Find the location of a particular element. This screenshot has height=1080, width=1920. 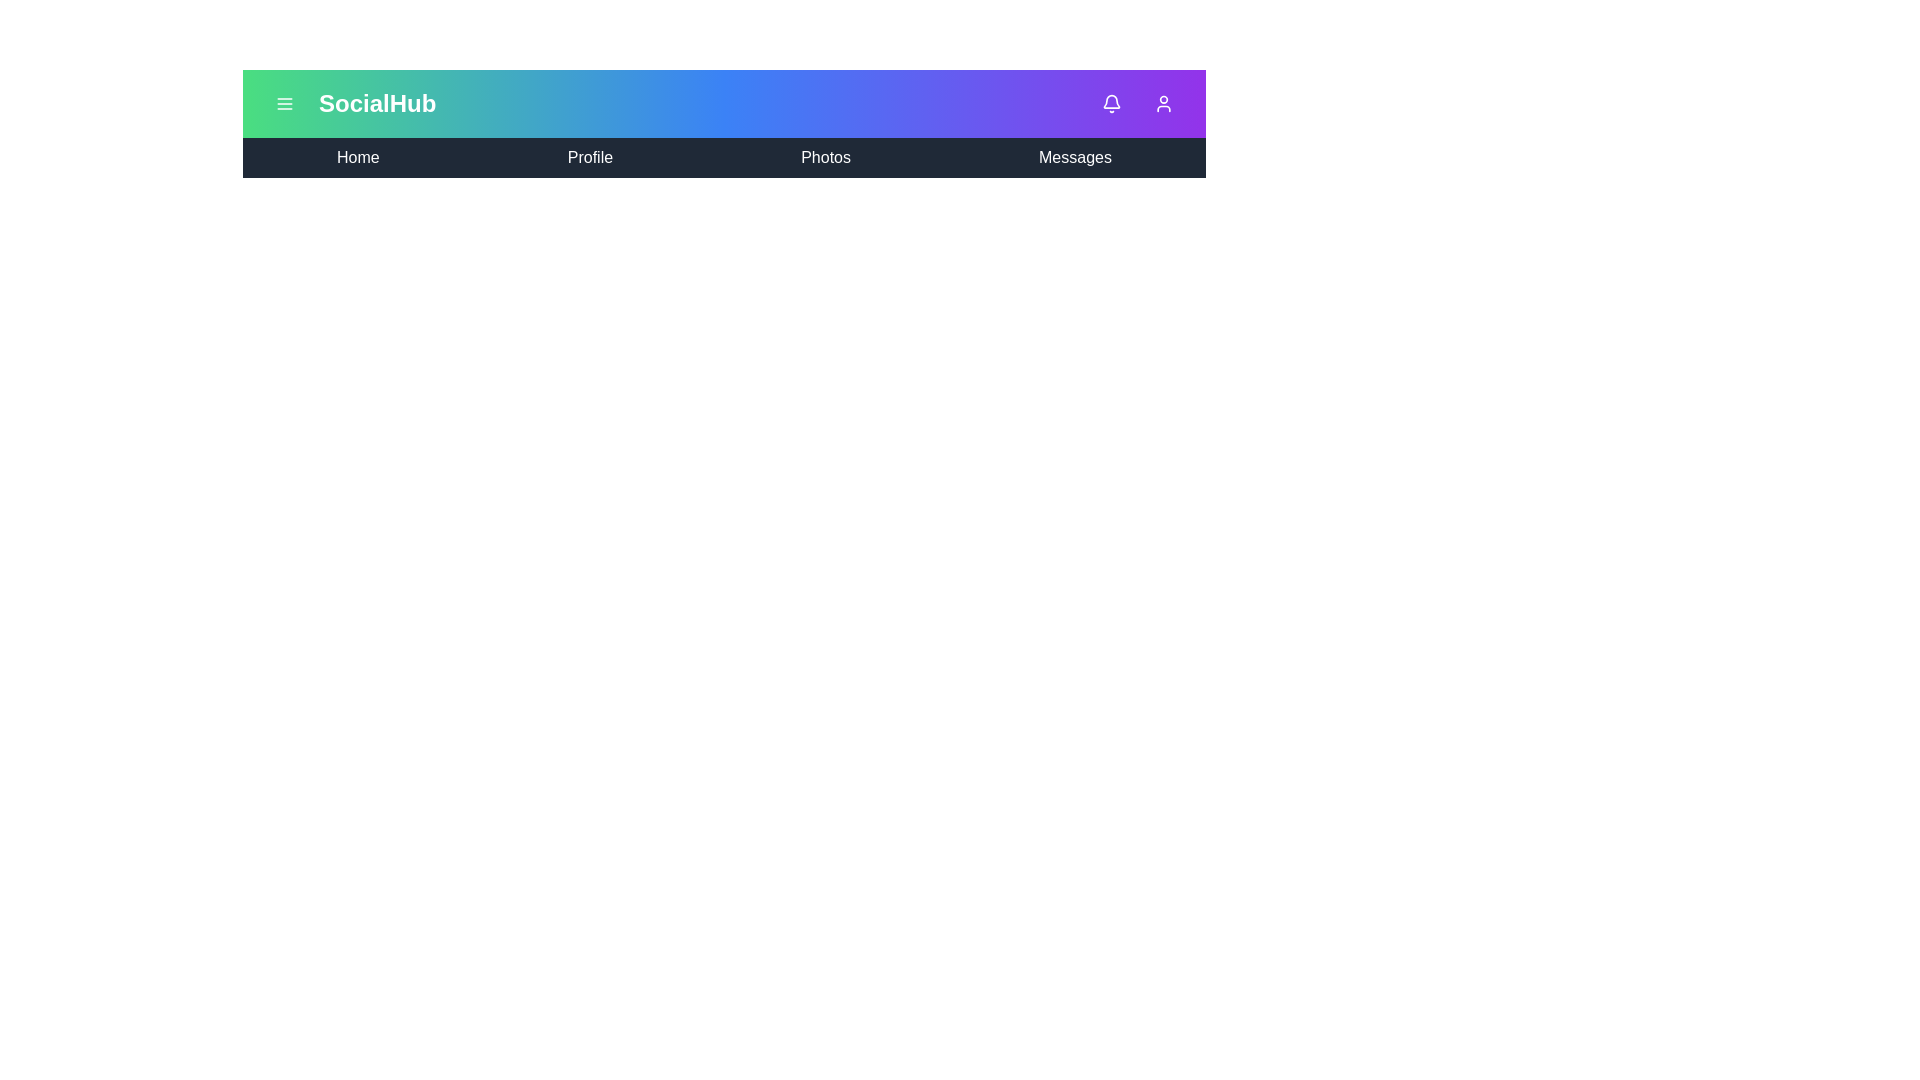

the navigation item Profile to see the hover effect is located at coordinates (589, 157).